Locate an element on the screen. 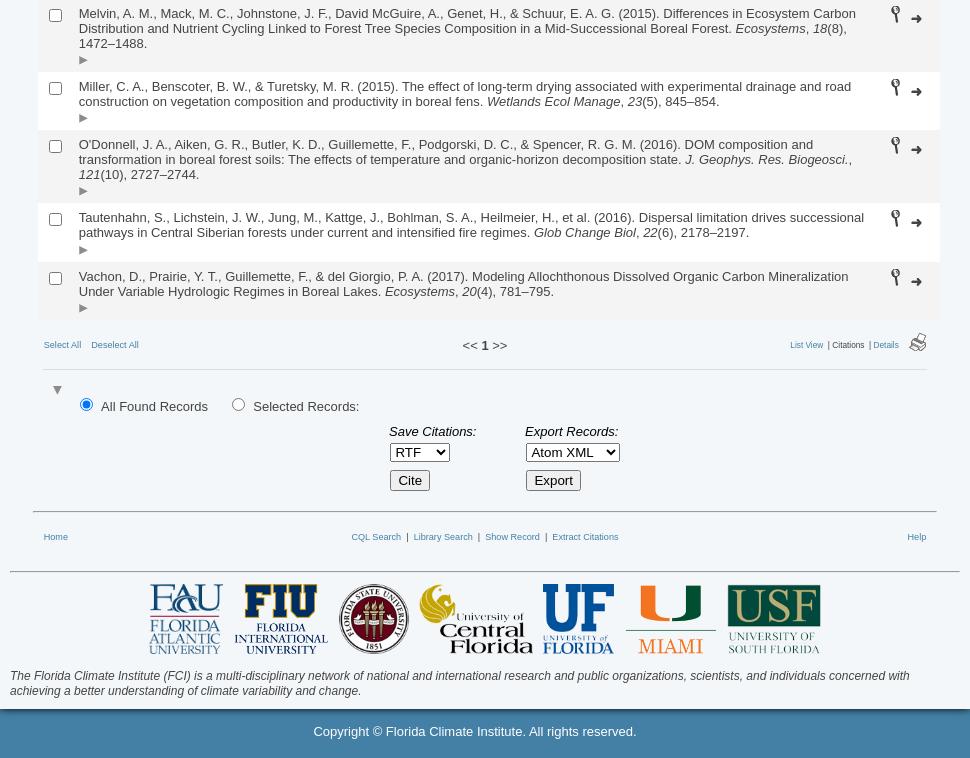 The image size is (970, 758). 'Show Record' is located at coordinates (511, 534).